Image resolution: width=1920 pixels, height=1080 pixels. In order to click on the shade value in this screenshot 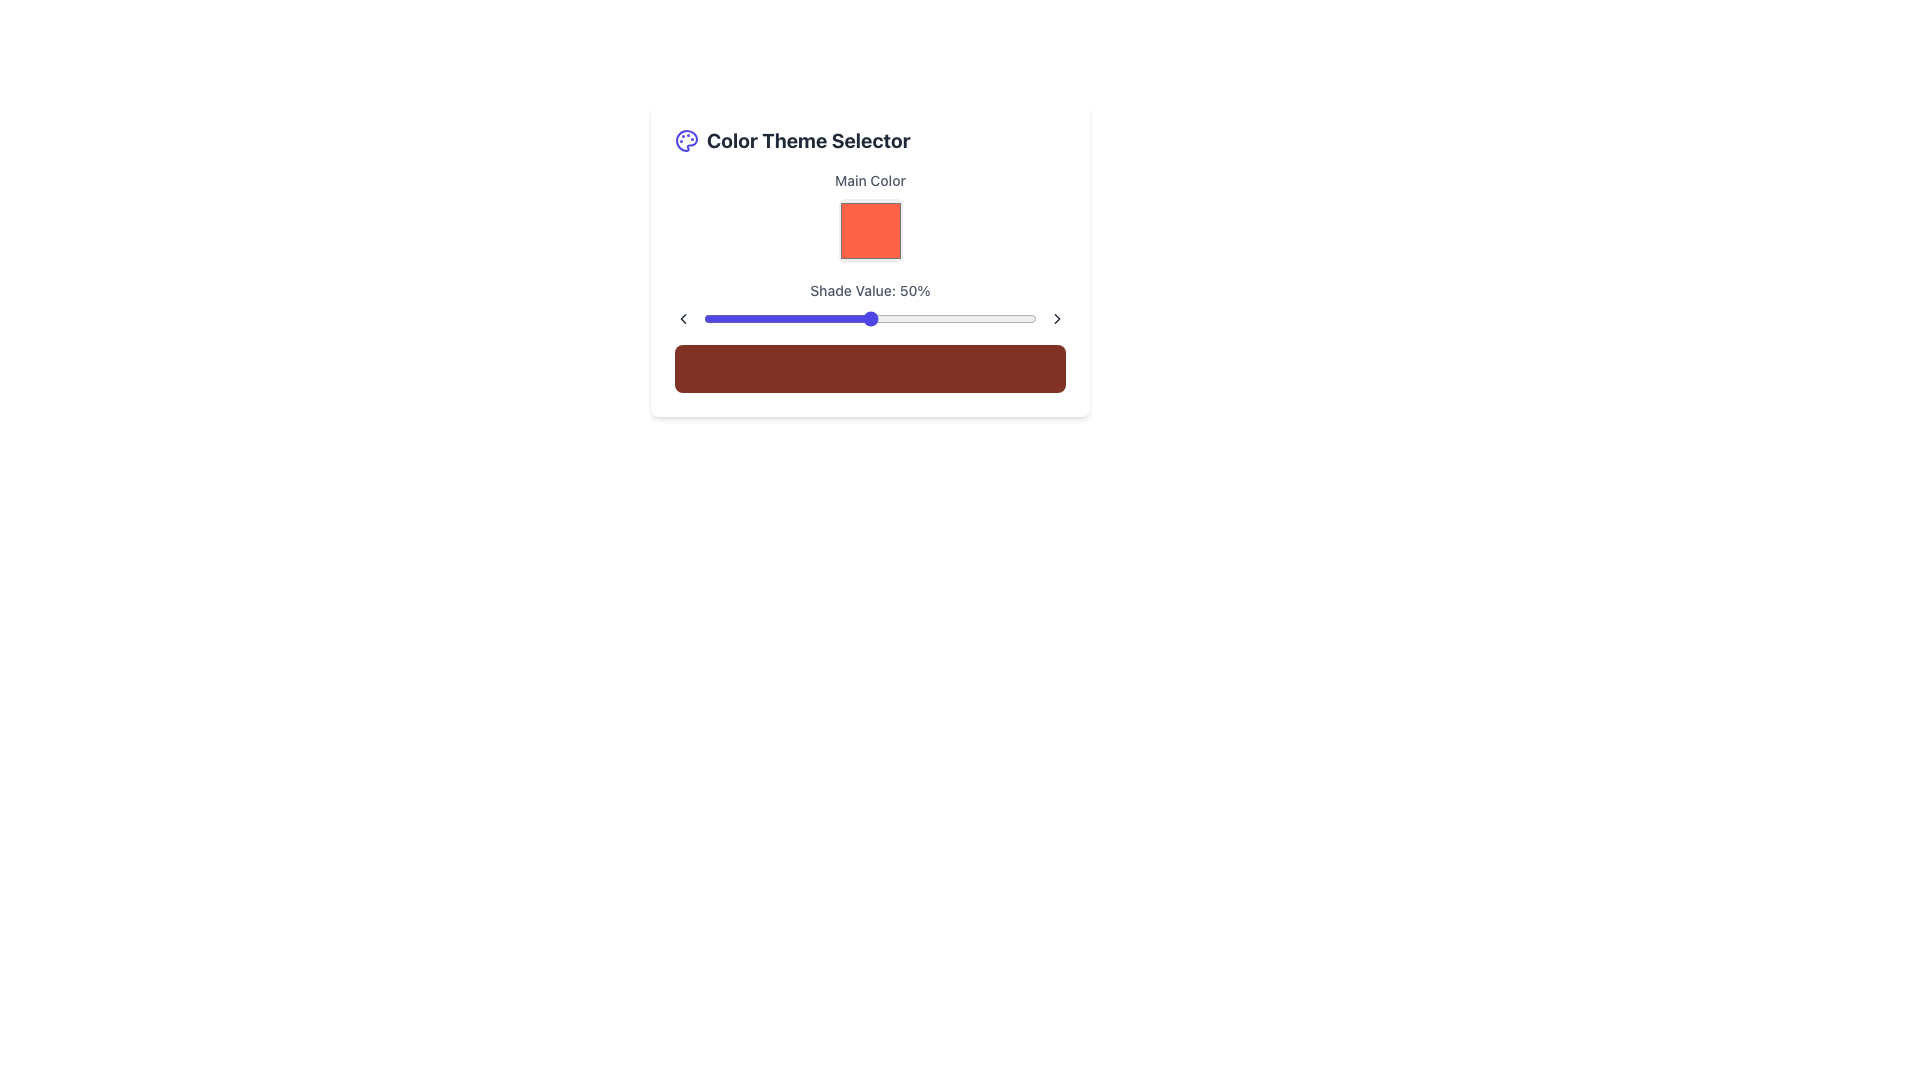, I will do `click(980, 318)`.